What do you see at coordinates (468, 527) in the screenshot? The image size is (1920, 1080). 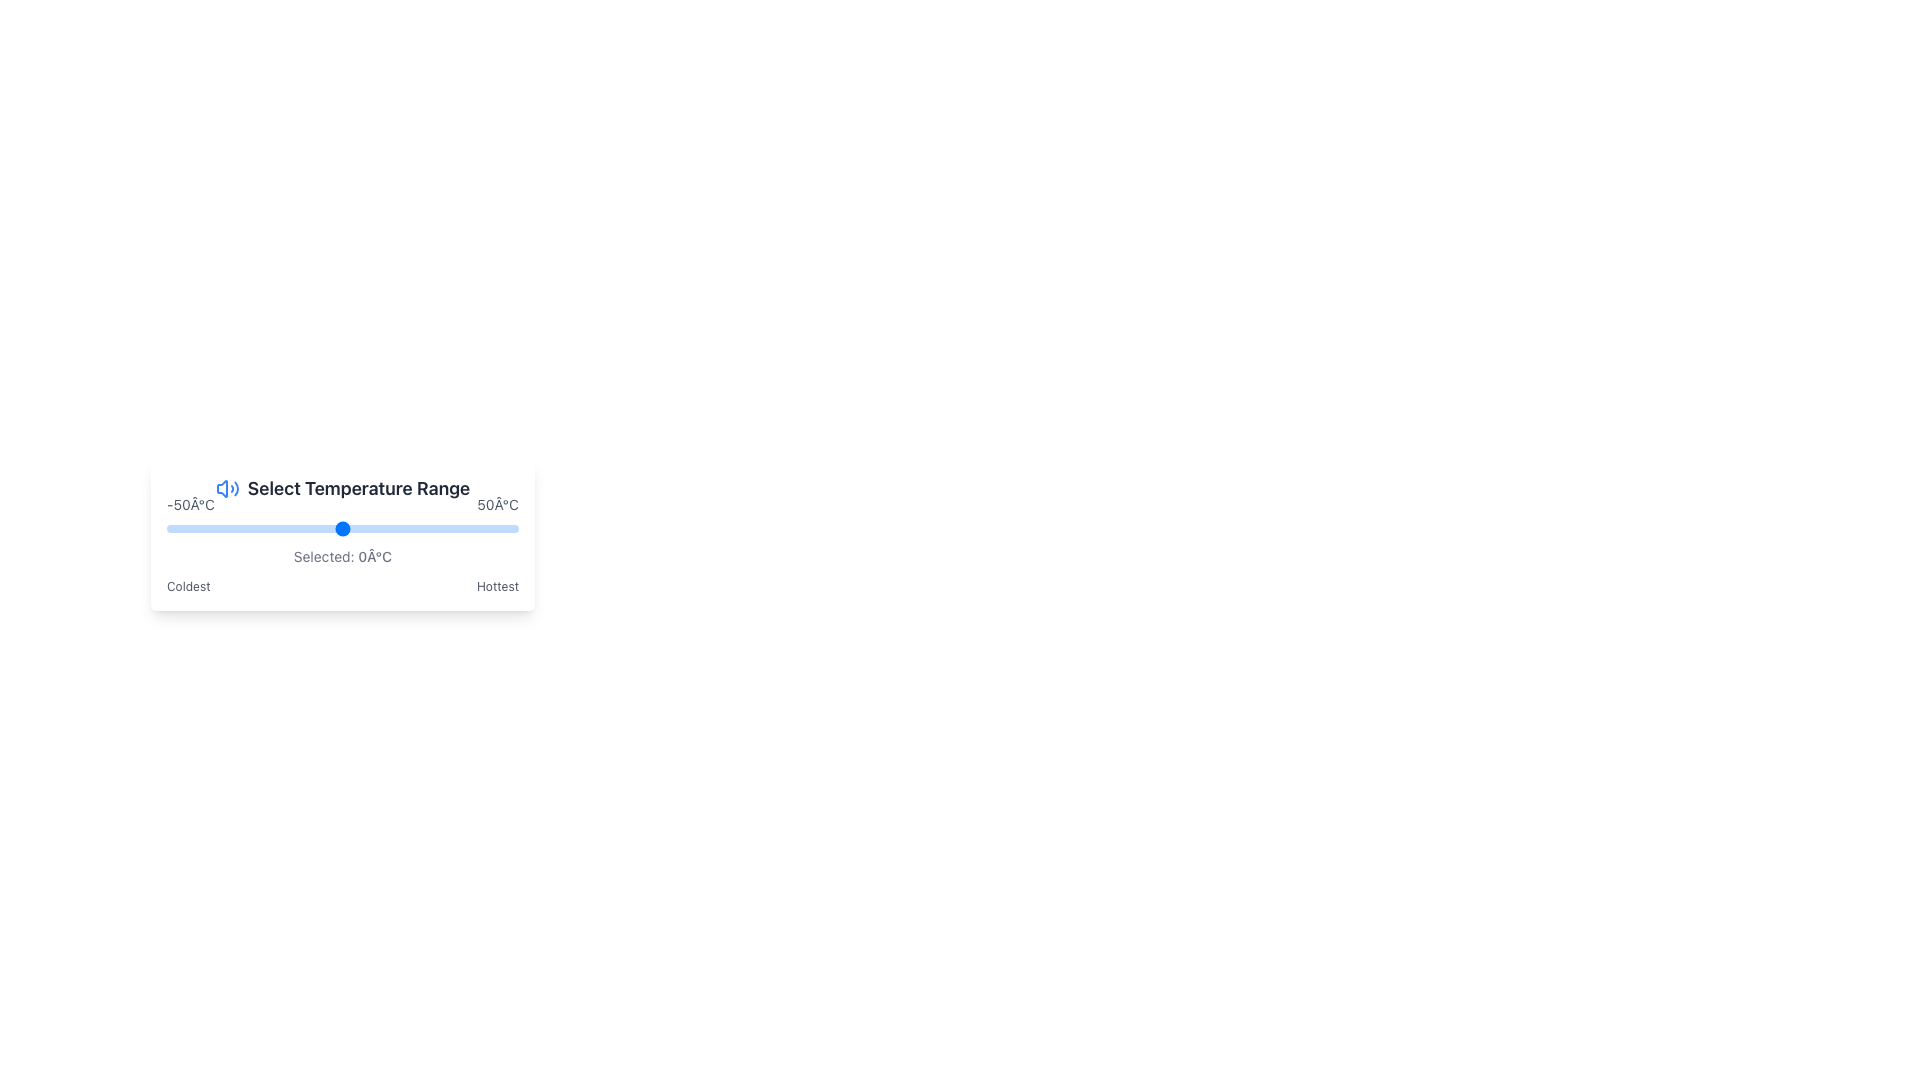 I see `the temperature` at bounding box center [468, 527].